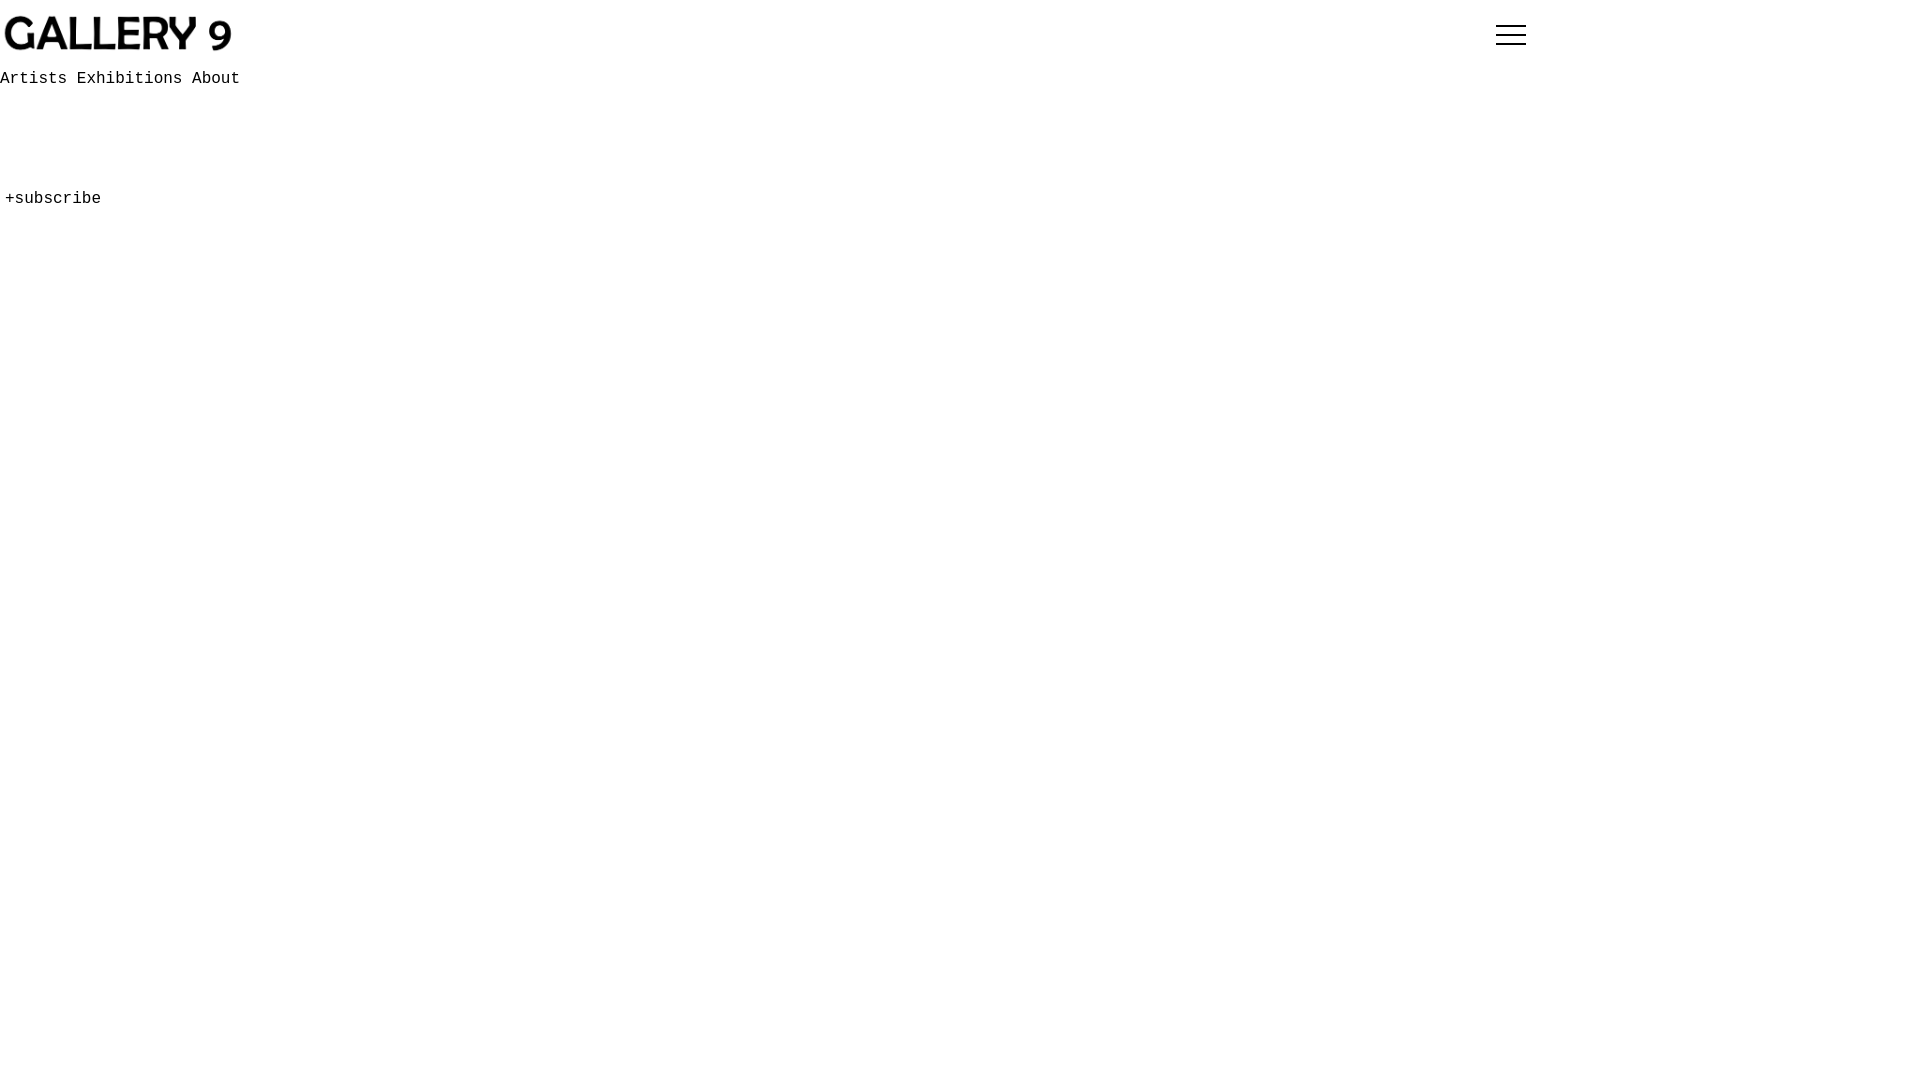 This screenshot has height=1080, width=1920. What do you see at coordinates (0, 208) in the screenshot?
I see `'Exhibitions'` at bounding box center [0, 208].